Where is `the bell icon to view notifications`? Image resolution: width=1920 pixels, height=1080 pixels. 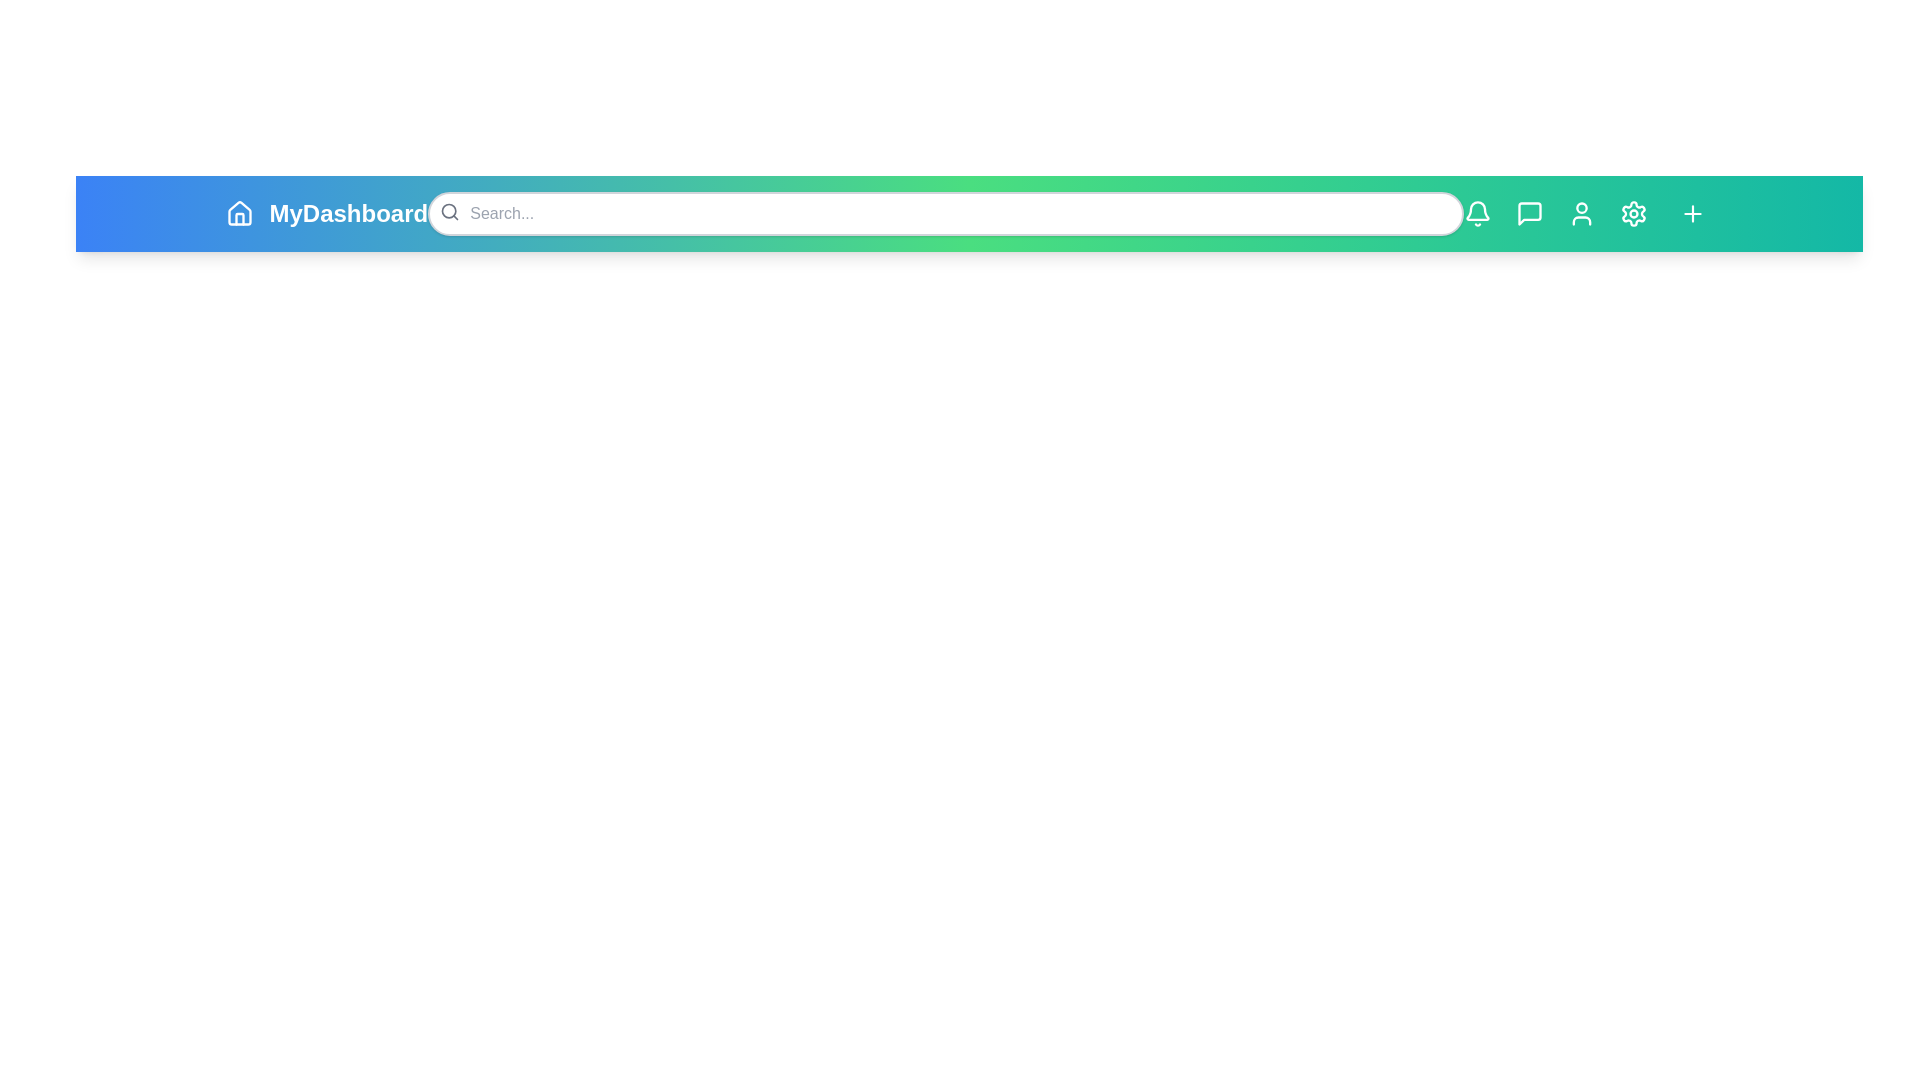
the bell icon to view notifications is located at coordinates (1477, 213).